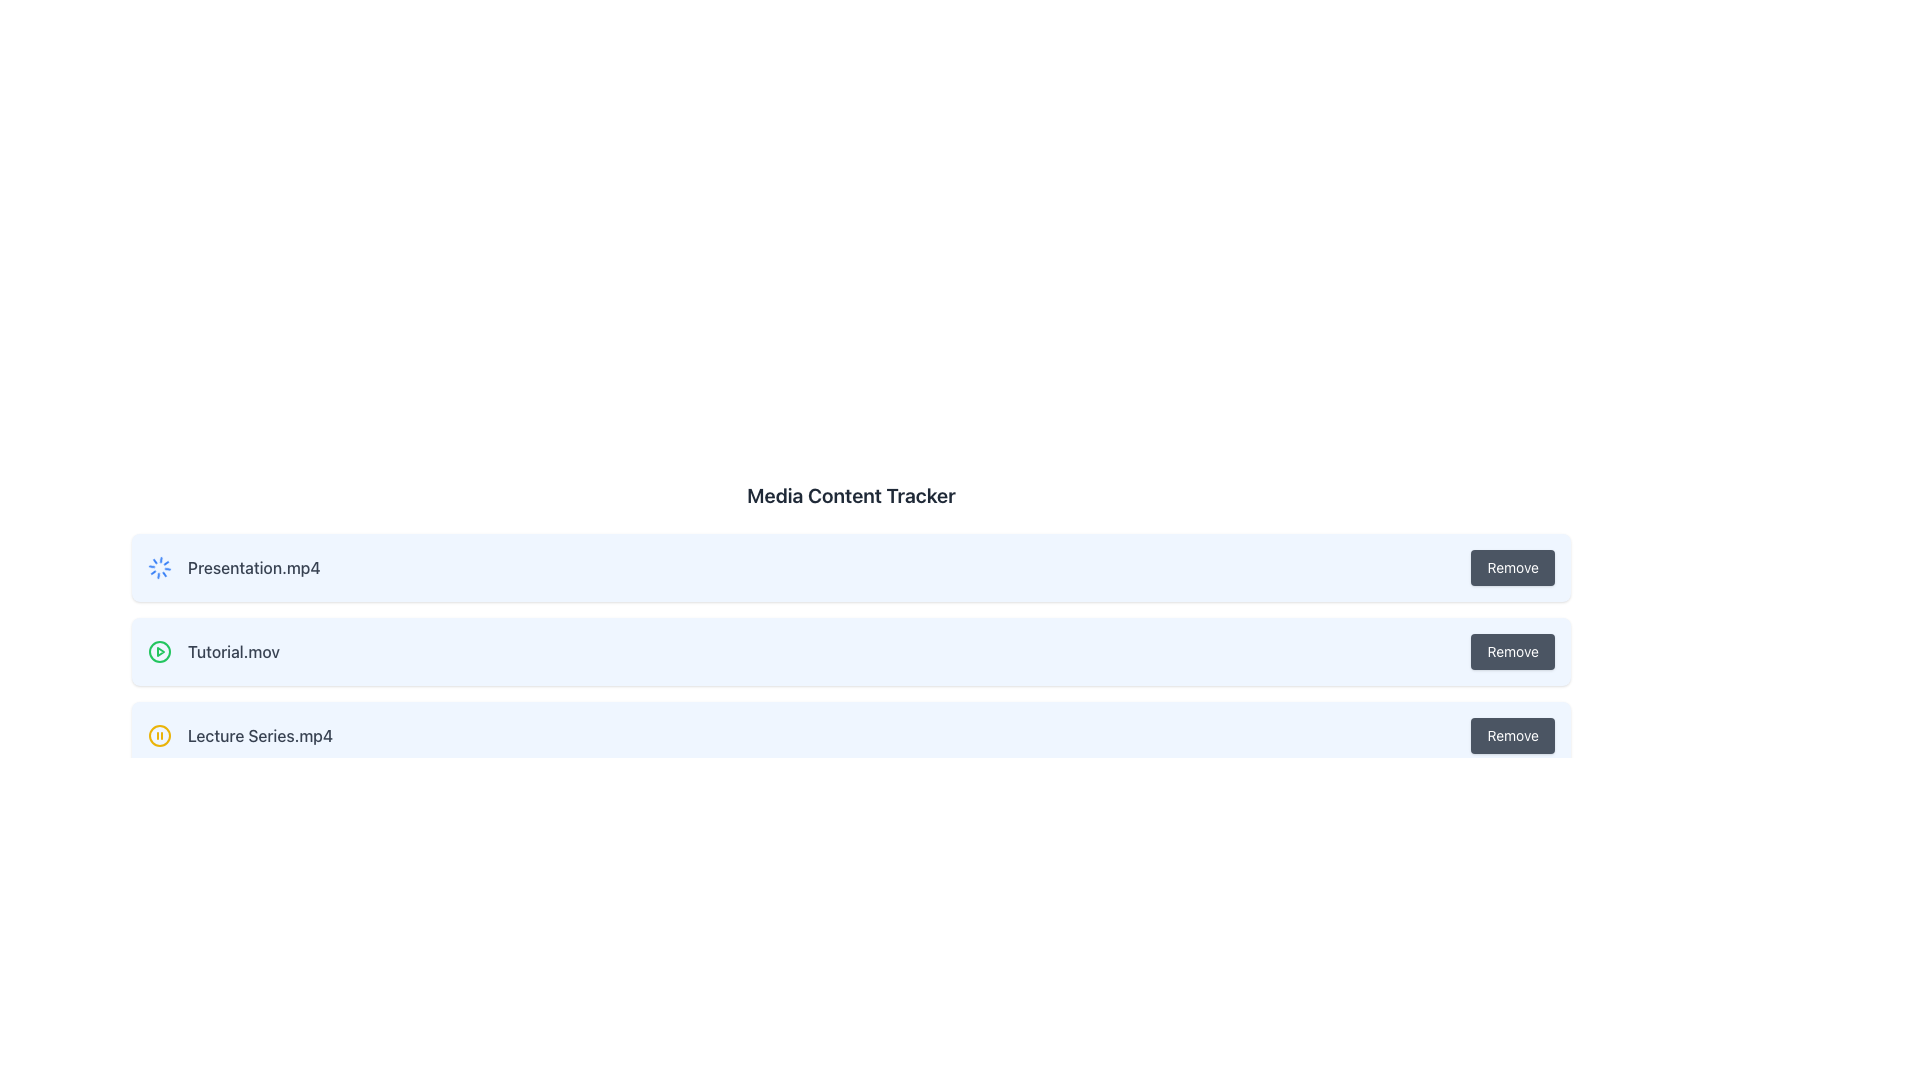 The width and height of the screenshot is (1920, 1080). I want to click on the paused state icon located to the left of the title 'Lecture Series.mp4' in the third row of media files, so click(158, 736).